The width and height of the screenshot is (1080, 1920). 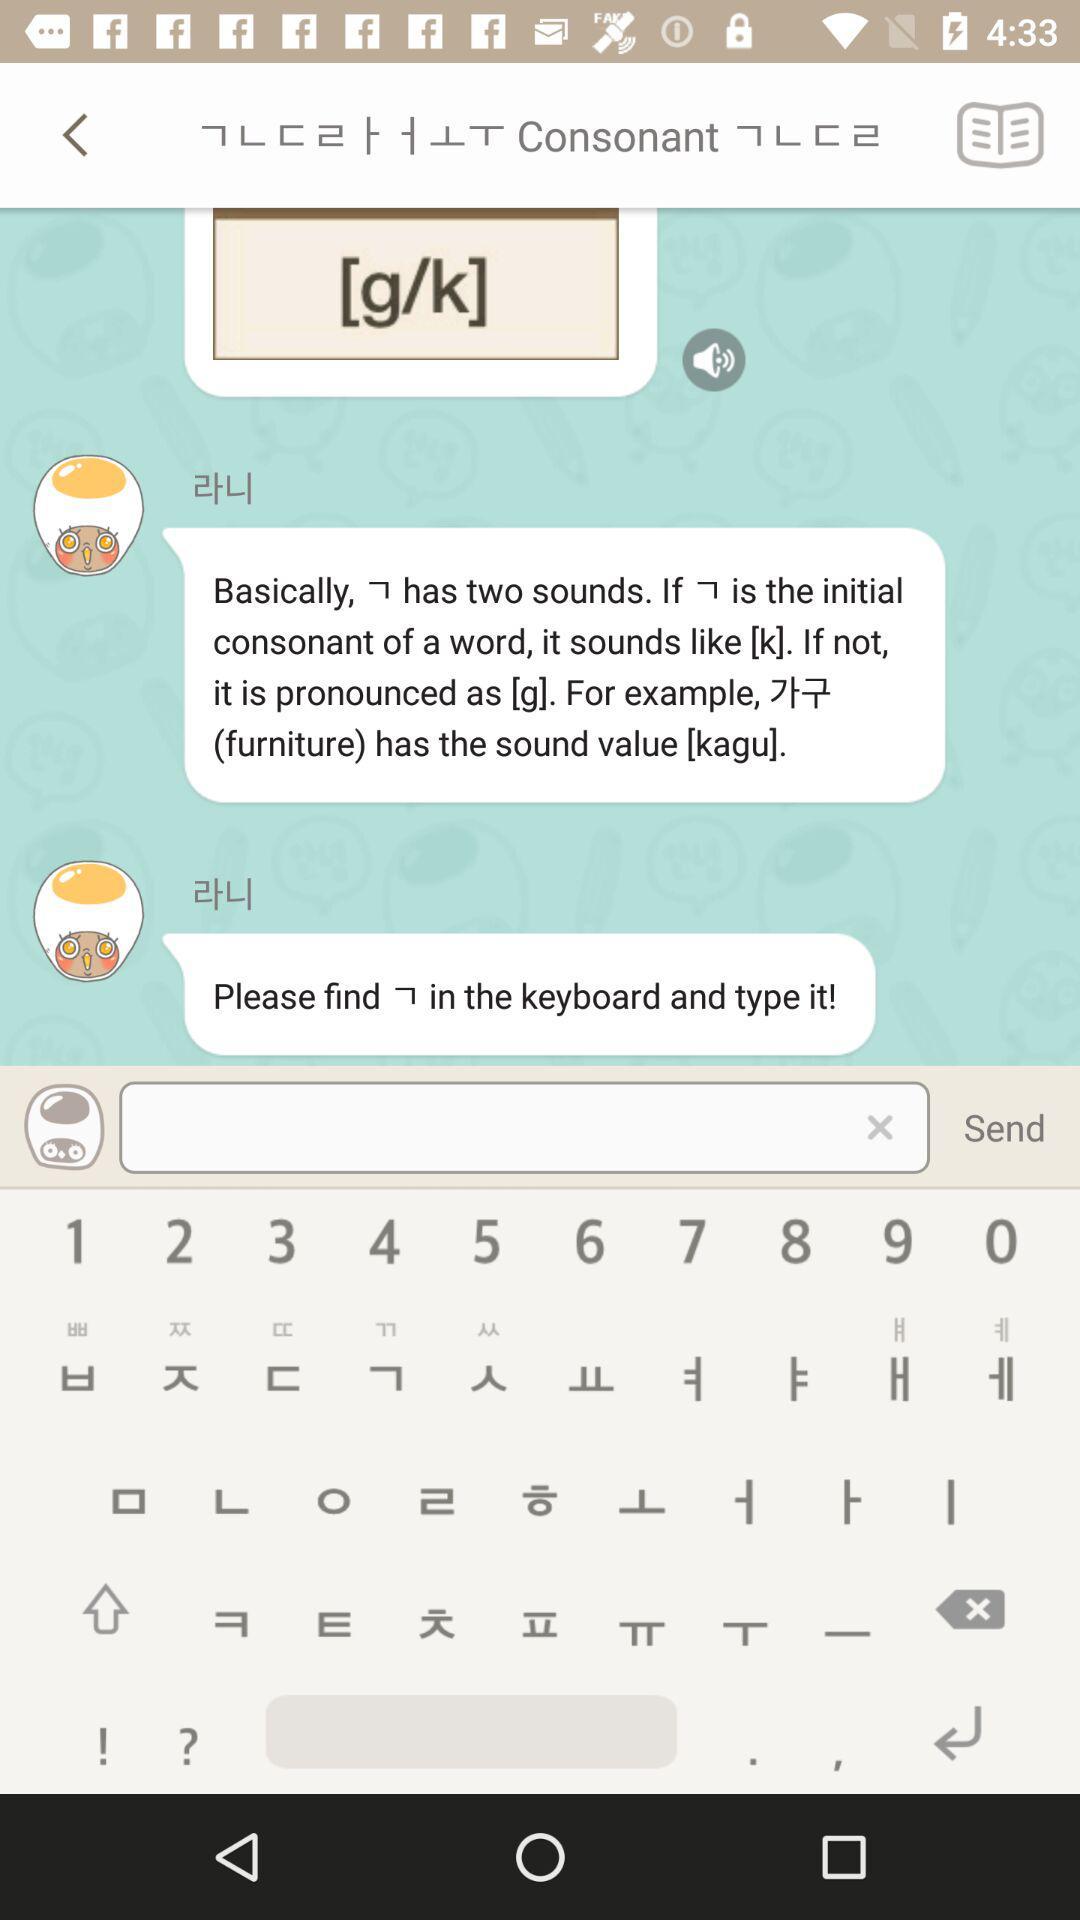 I want to click on the minus icon, so click(x=847, y=1609).